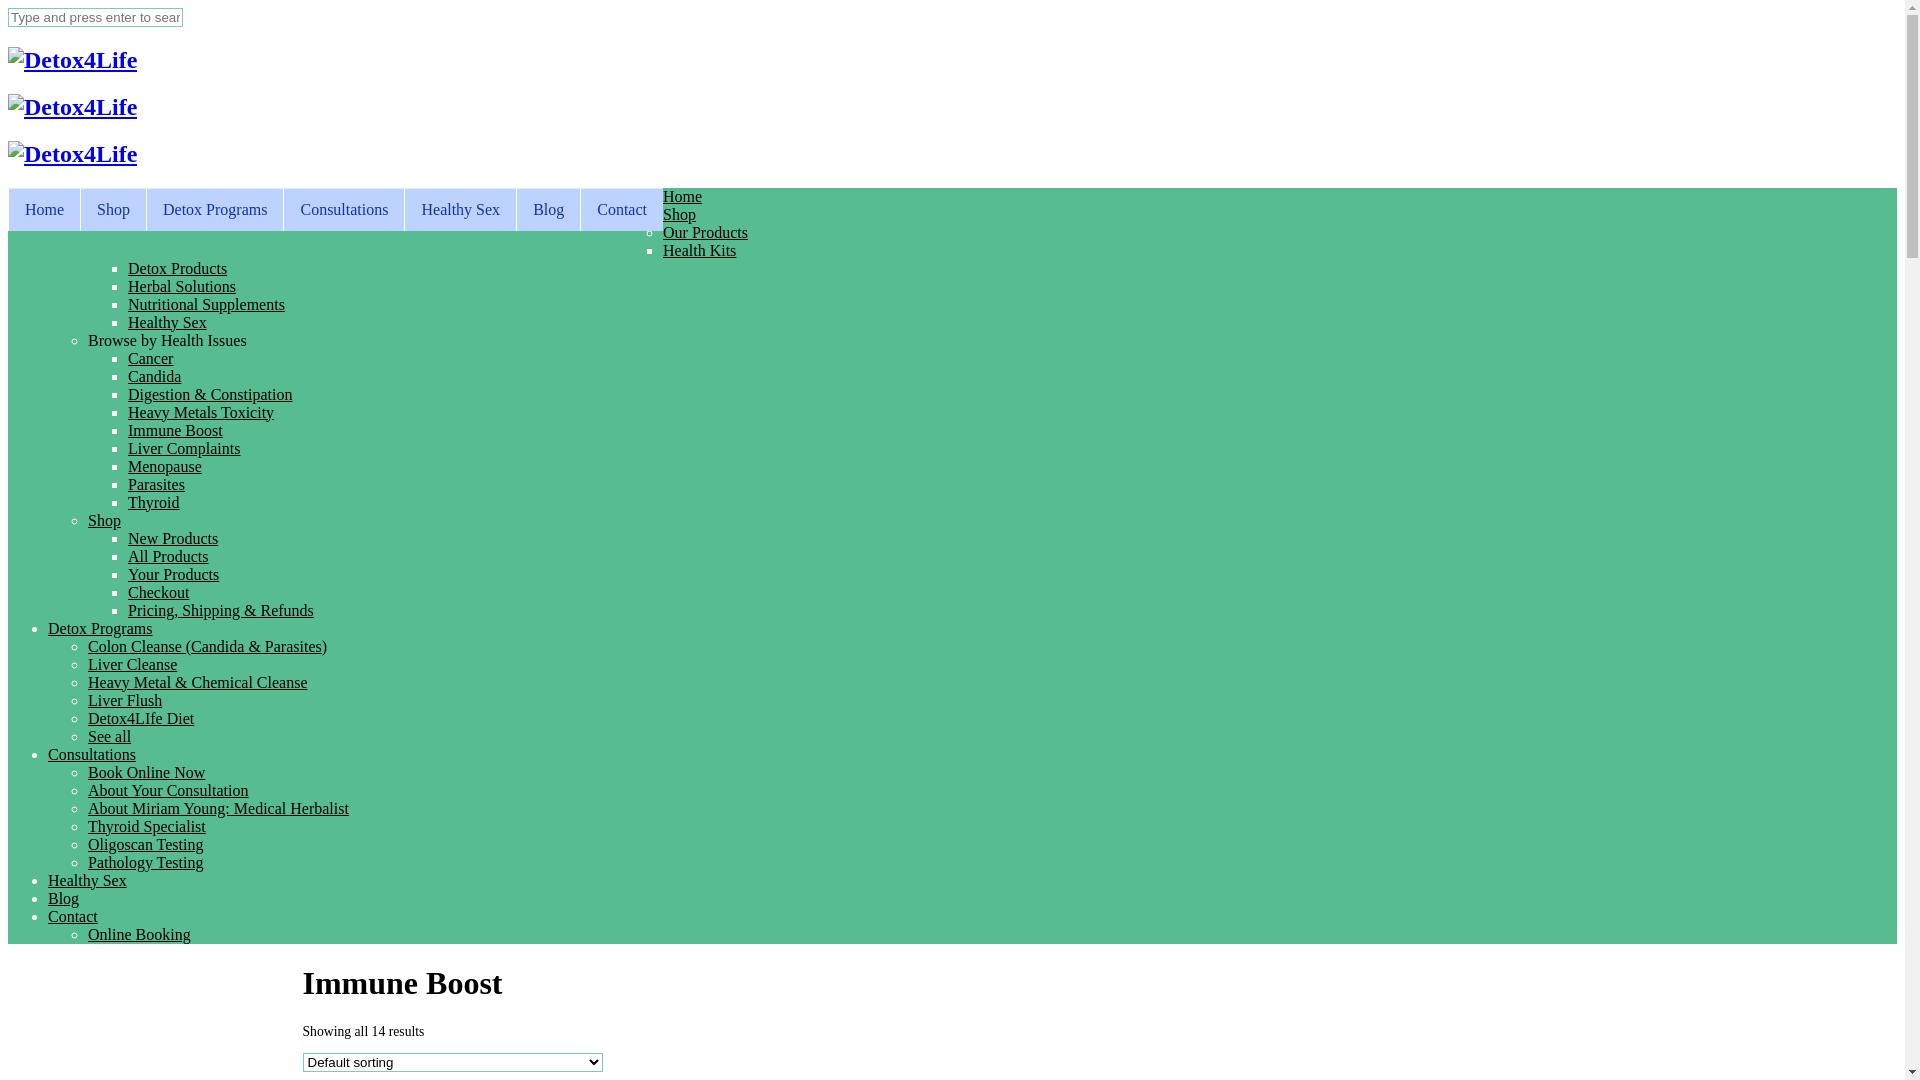 This screenshot has width=1920, height=1080. What do you see at coordinates (144, 861) in the screenshot?
I see `'Pathology Testing'` at bounding box center [144, 861].